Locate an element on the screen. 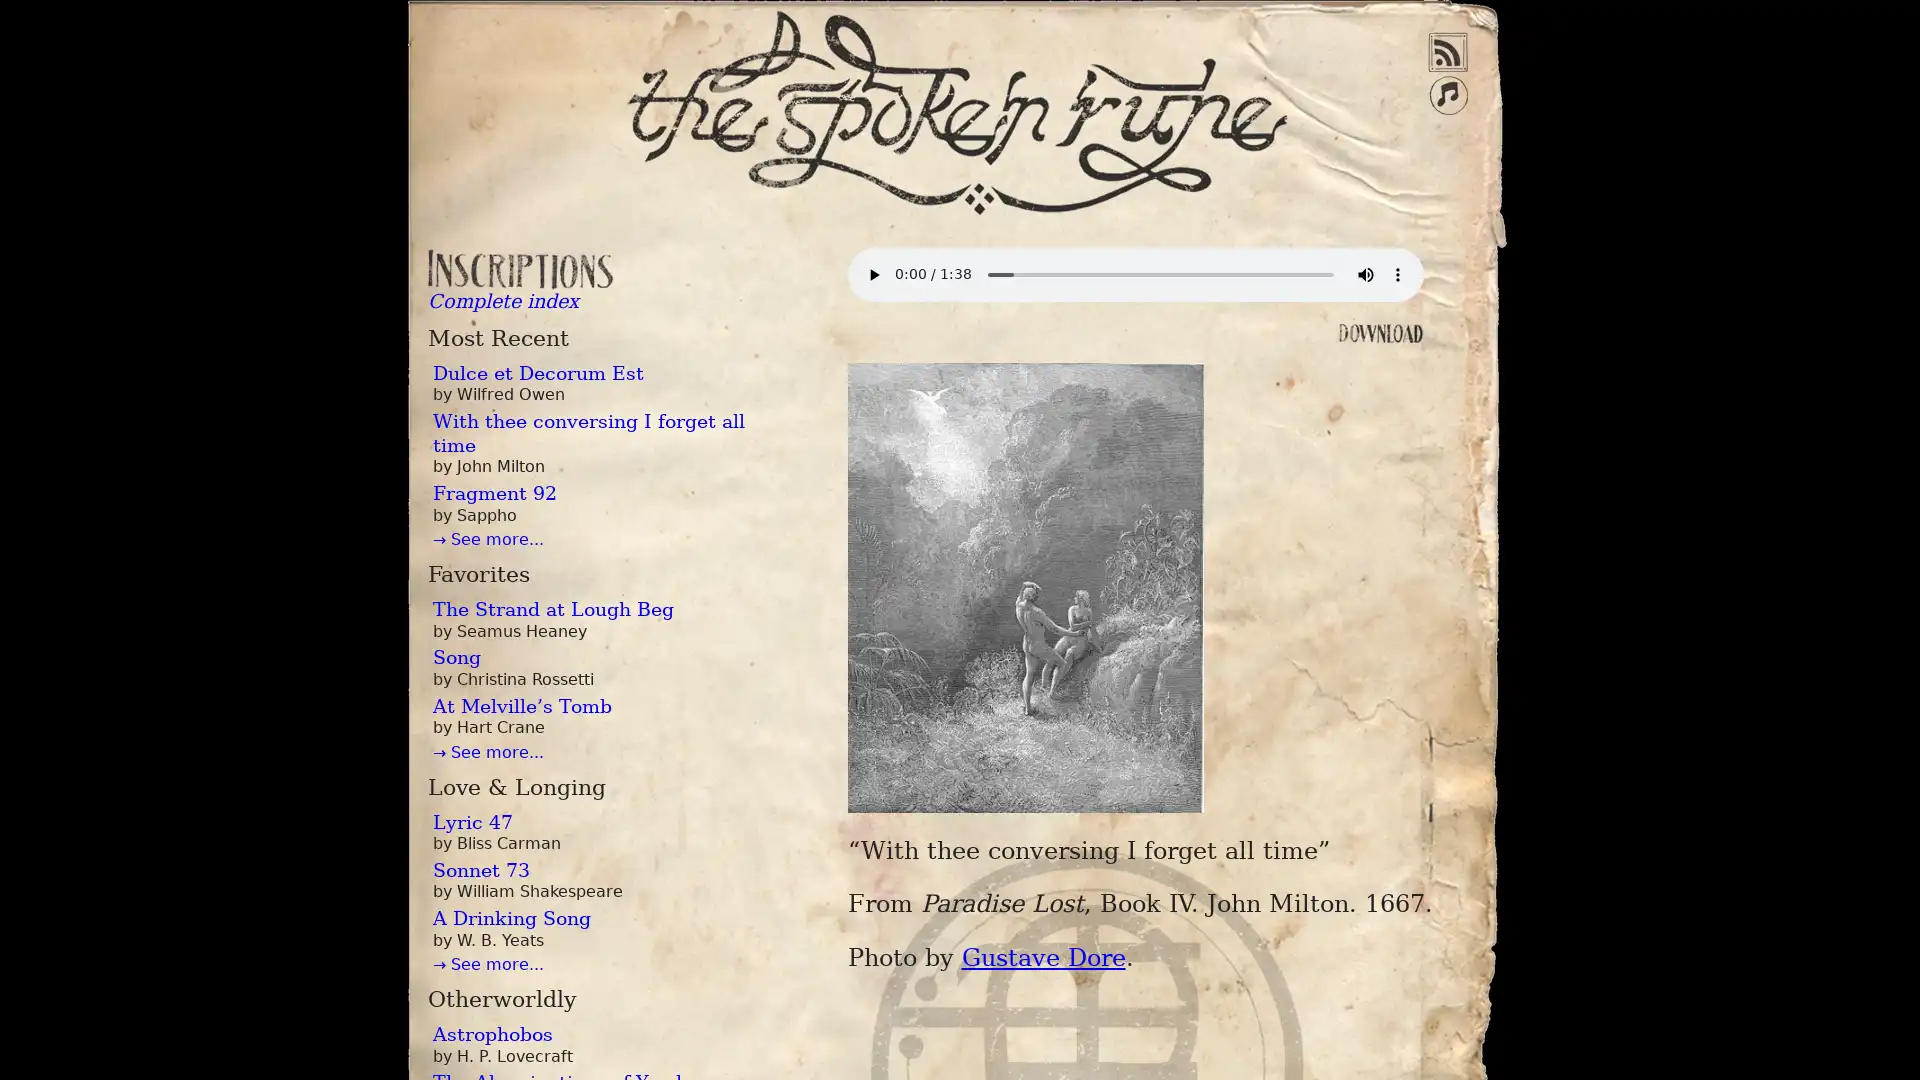 The height and width of the screenshot is (1080, 1920). play is located at coordinates (873, 274).